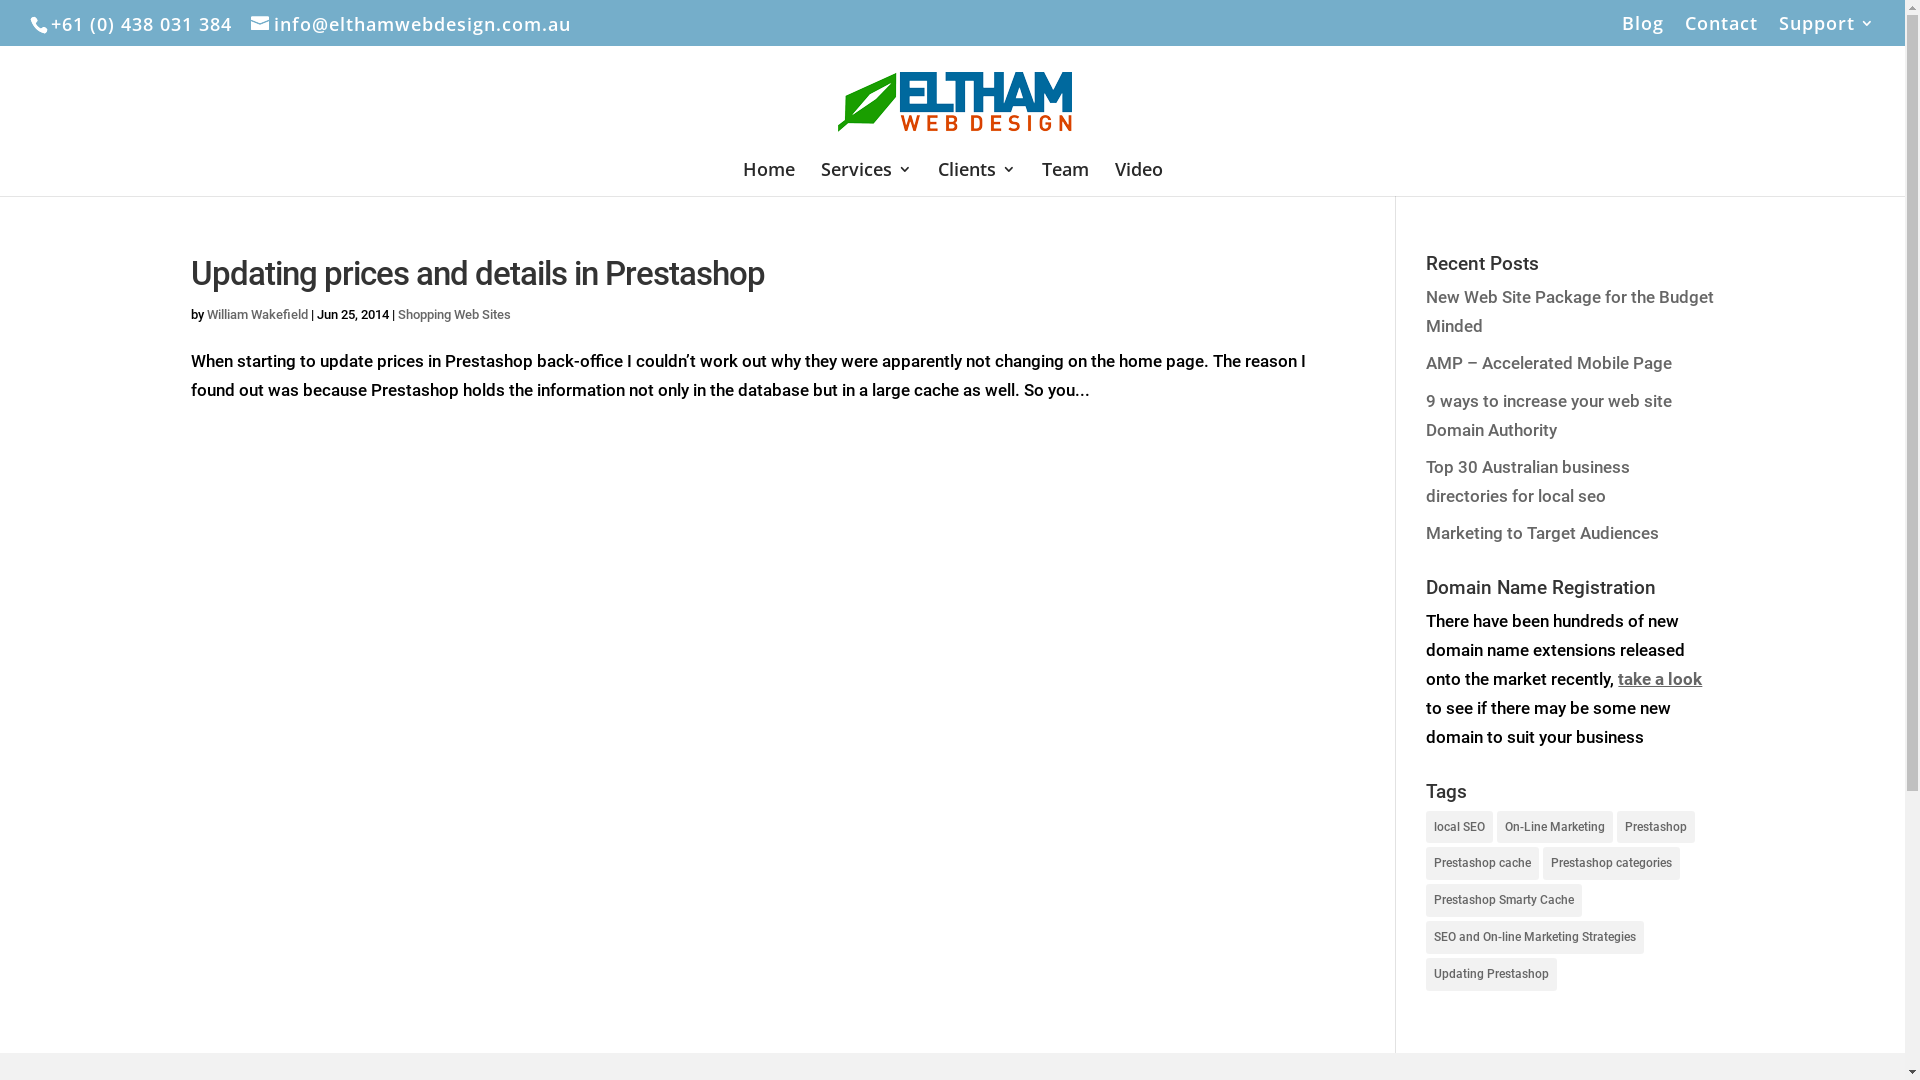 This screenshot has height=1080, width=1920. What do you see at coordinates (1482, 862) in the screenshot?
I see `'Prestashop cache'` at bounding box center [1482, 862].